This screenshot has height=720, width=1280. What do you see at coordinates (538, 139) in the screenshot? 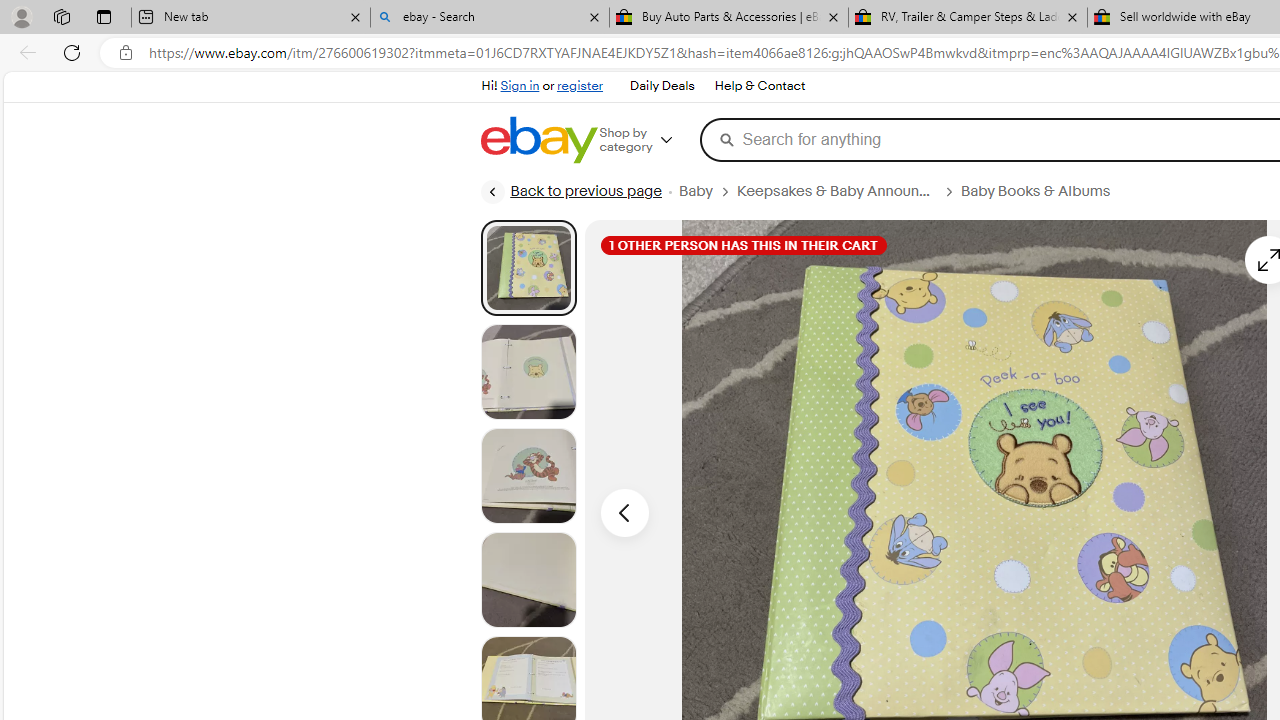
I see `'eBay Home'` at bounding box center [538, 139].